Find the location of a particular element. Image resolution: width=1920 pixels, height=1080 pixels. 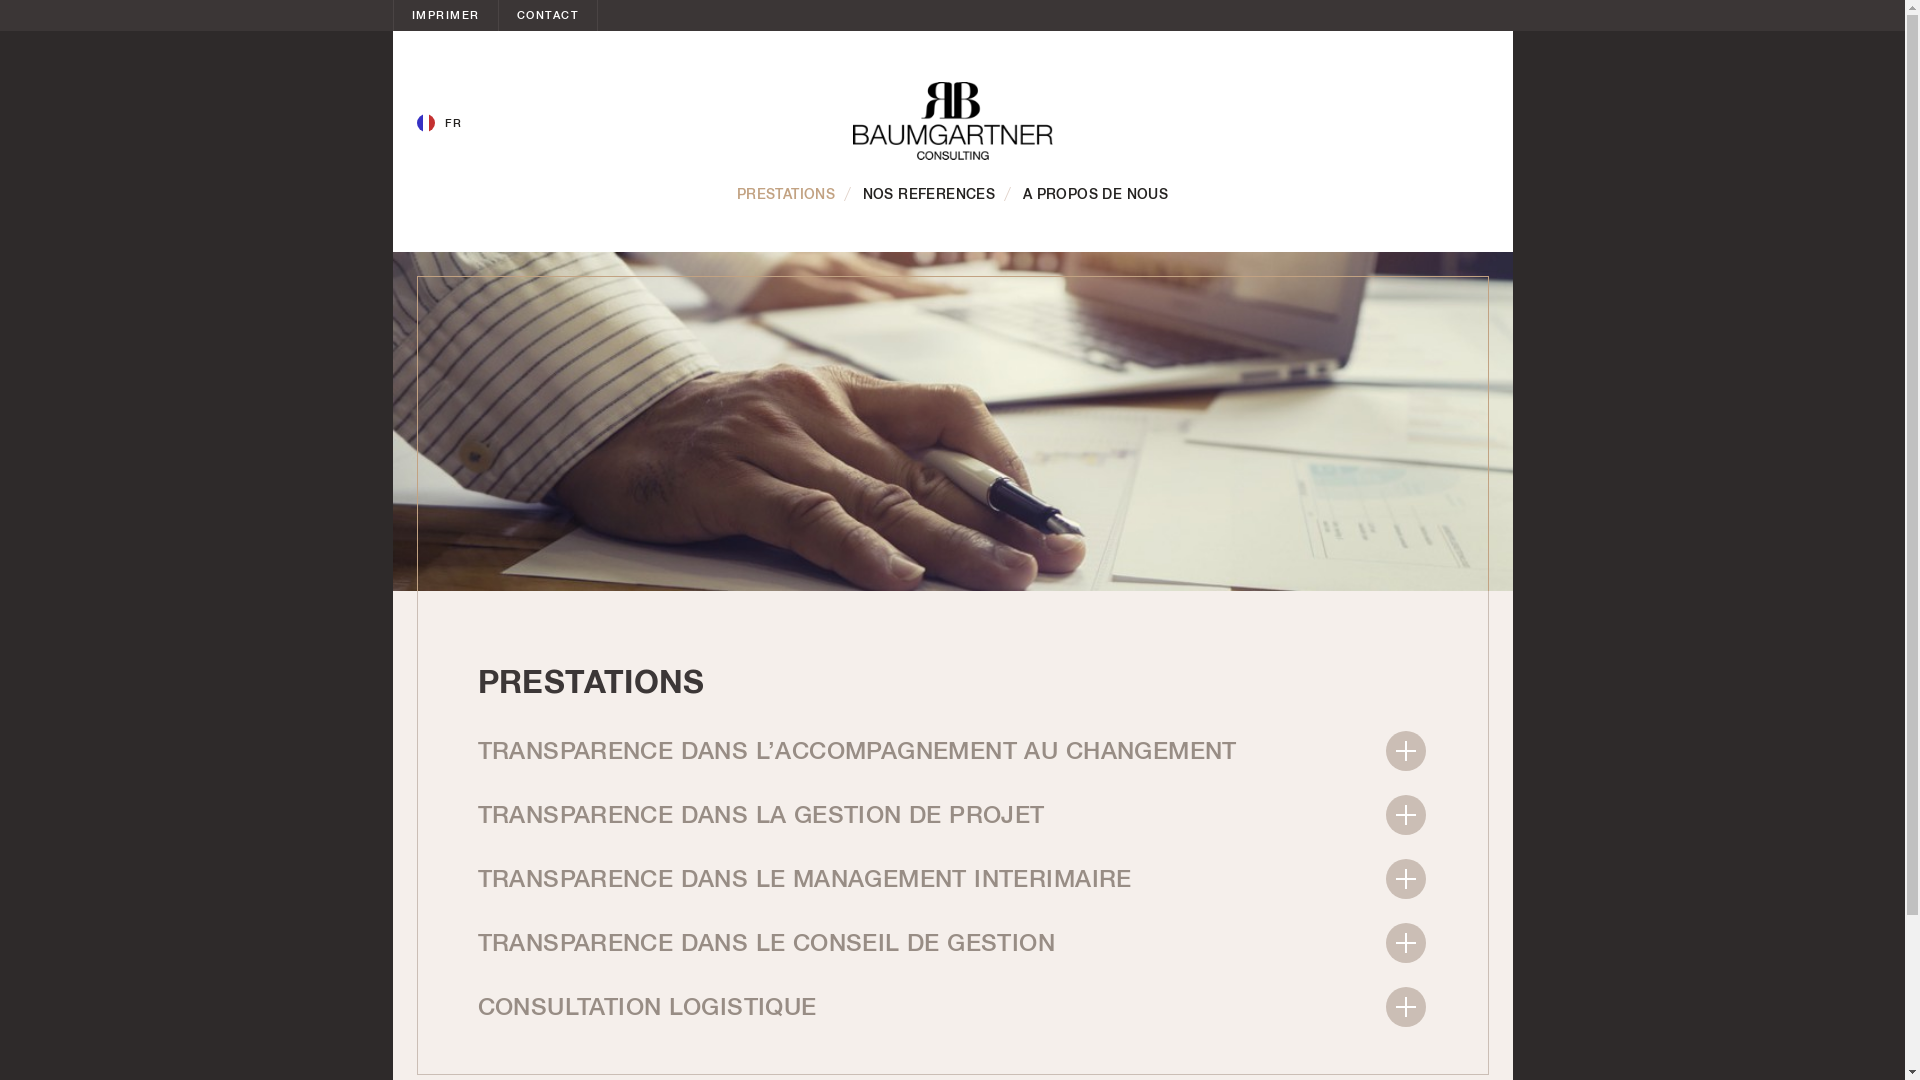

'NOS REFERENCES' is located at coordinates (928, 195).